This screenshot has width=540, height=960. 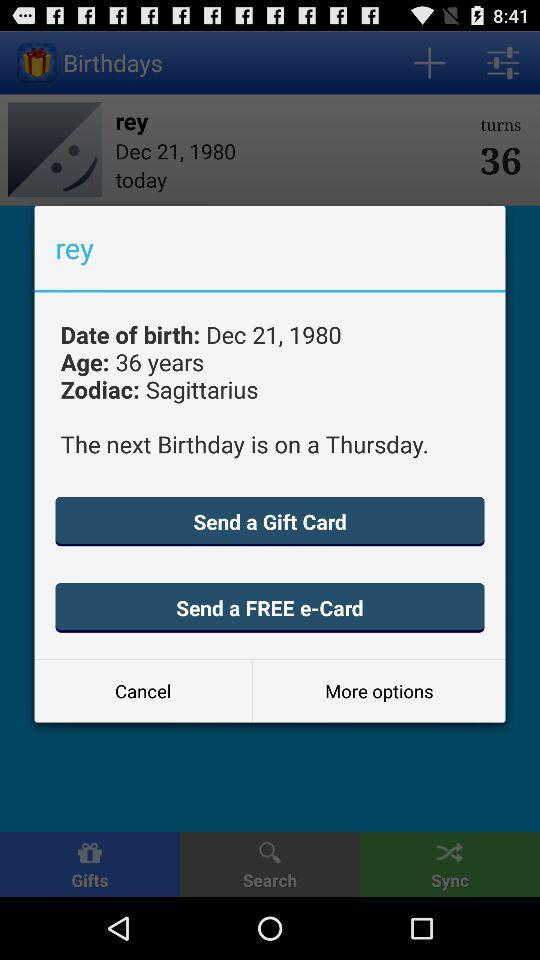 What do you see at coordinates (379, 691) in the screenshot?
I see `the button next to cancel` at bounding box center [379, 691].